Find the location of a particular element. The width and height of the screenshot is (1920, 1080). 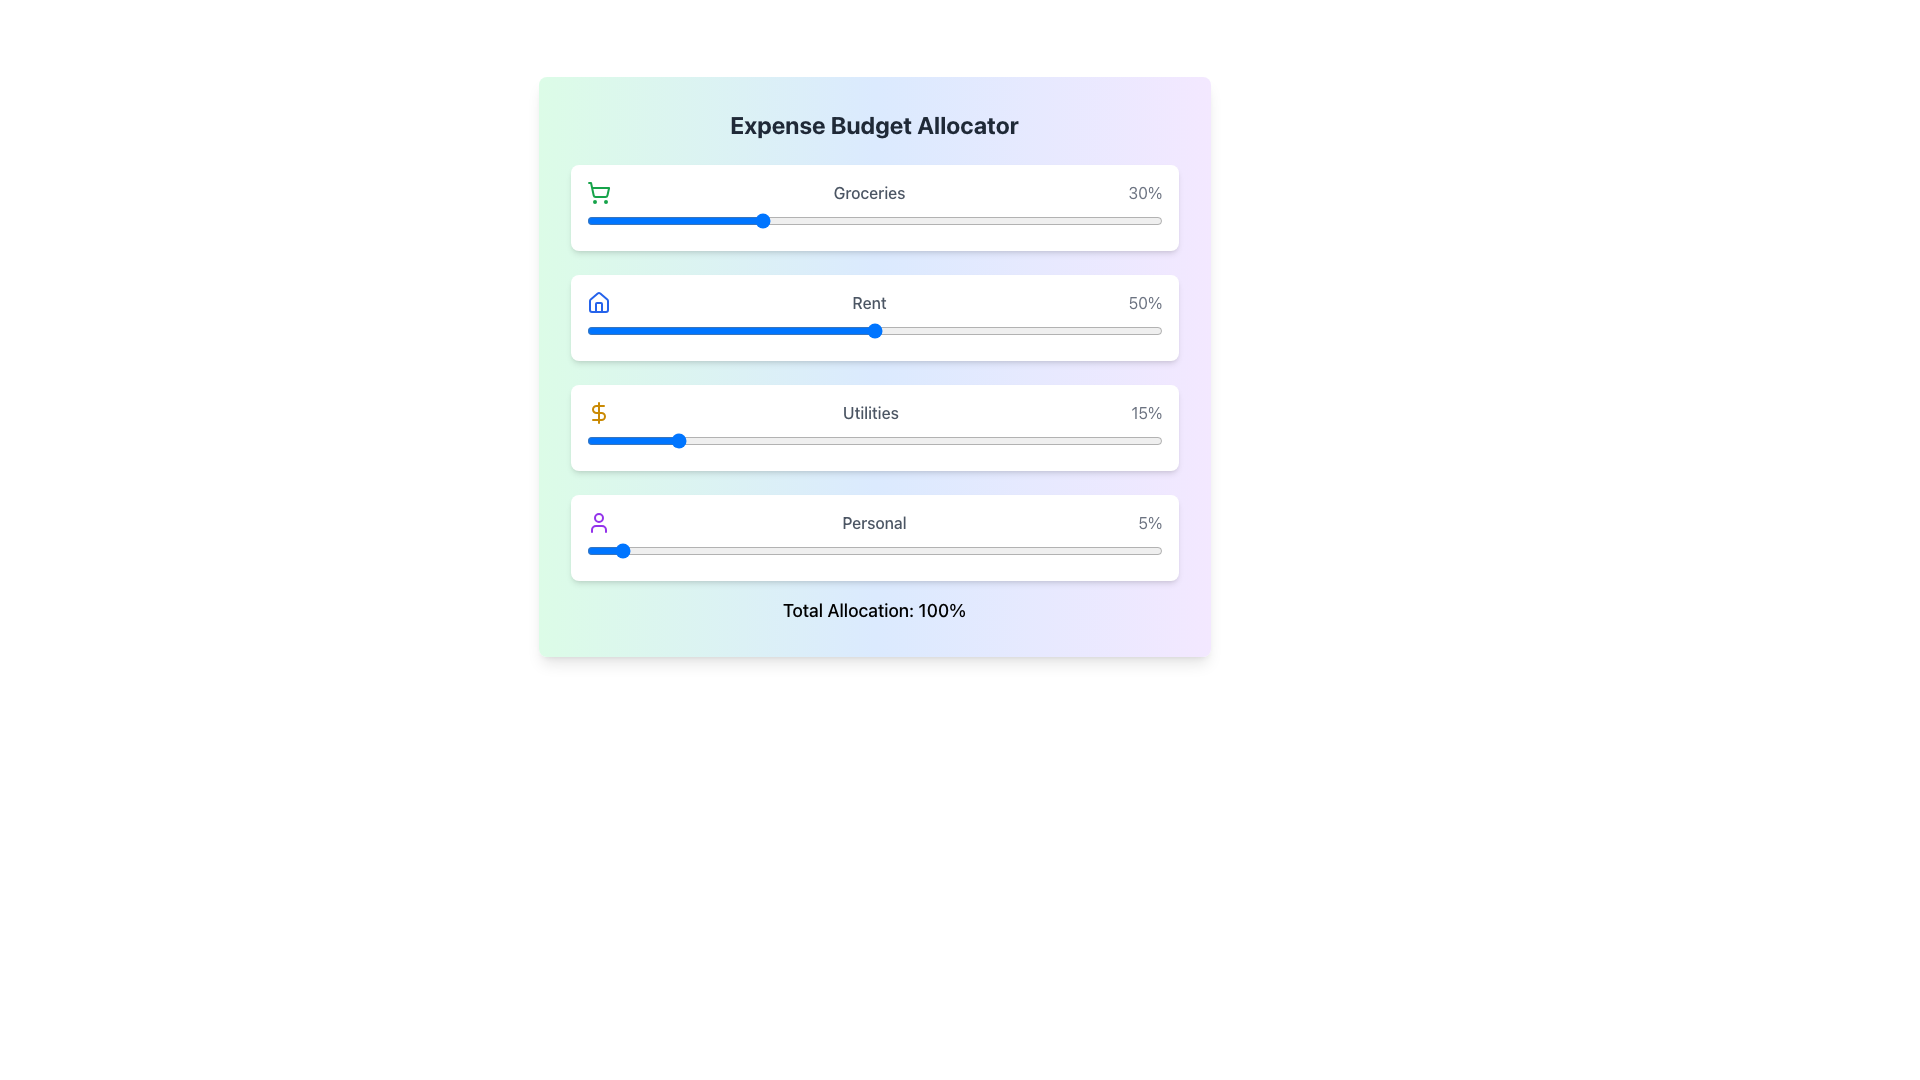

utilities allocation is located at coordinates (741, 439).